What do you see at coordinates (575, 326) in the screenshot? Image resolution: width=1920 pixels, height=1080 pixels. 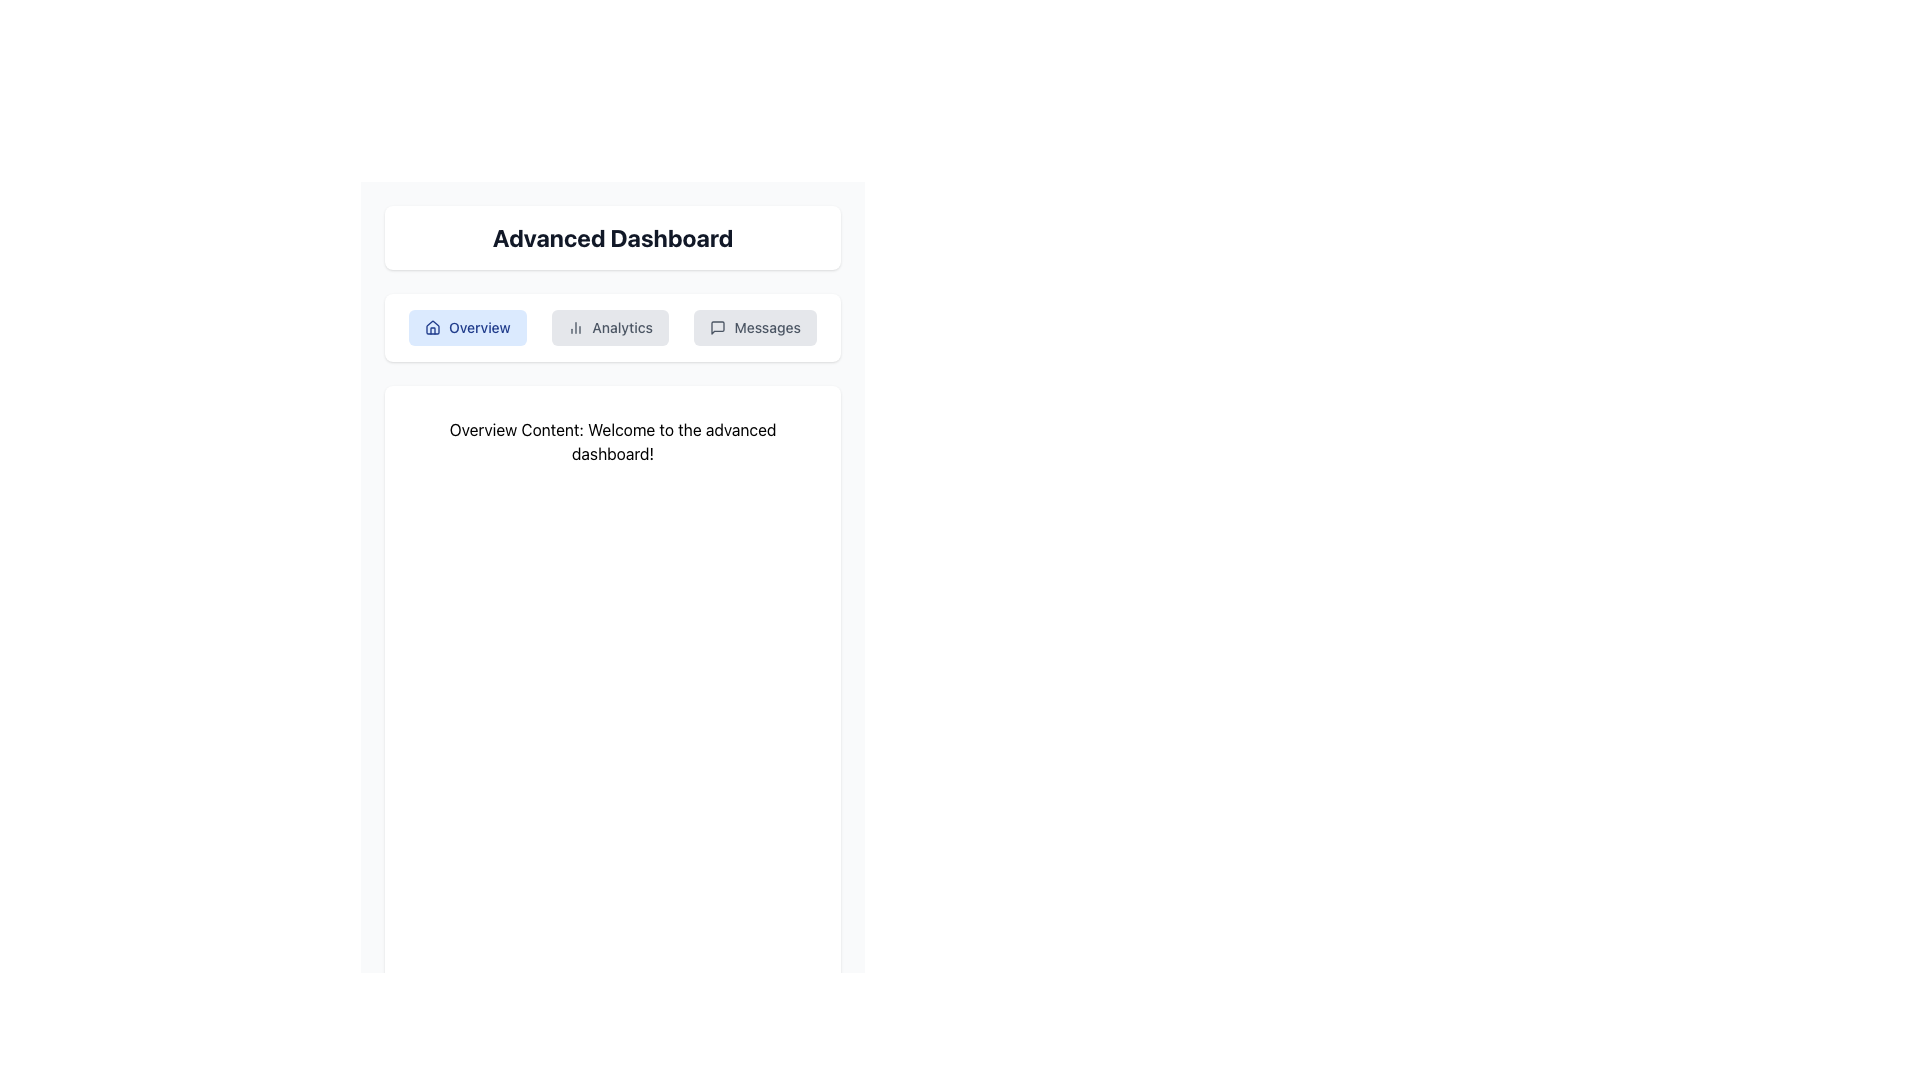 I see `the visual indicator icon representing analytical data, located within the 'Analytics' button, situated between the 'Overview' and 'Messages' buttons` at bounding box center [575, 326].